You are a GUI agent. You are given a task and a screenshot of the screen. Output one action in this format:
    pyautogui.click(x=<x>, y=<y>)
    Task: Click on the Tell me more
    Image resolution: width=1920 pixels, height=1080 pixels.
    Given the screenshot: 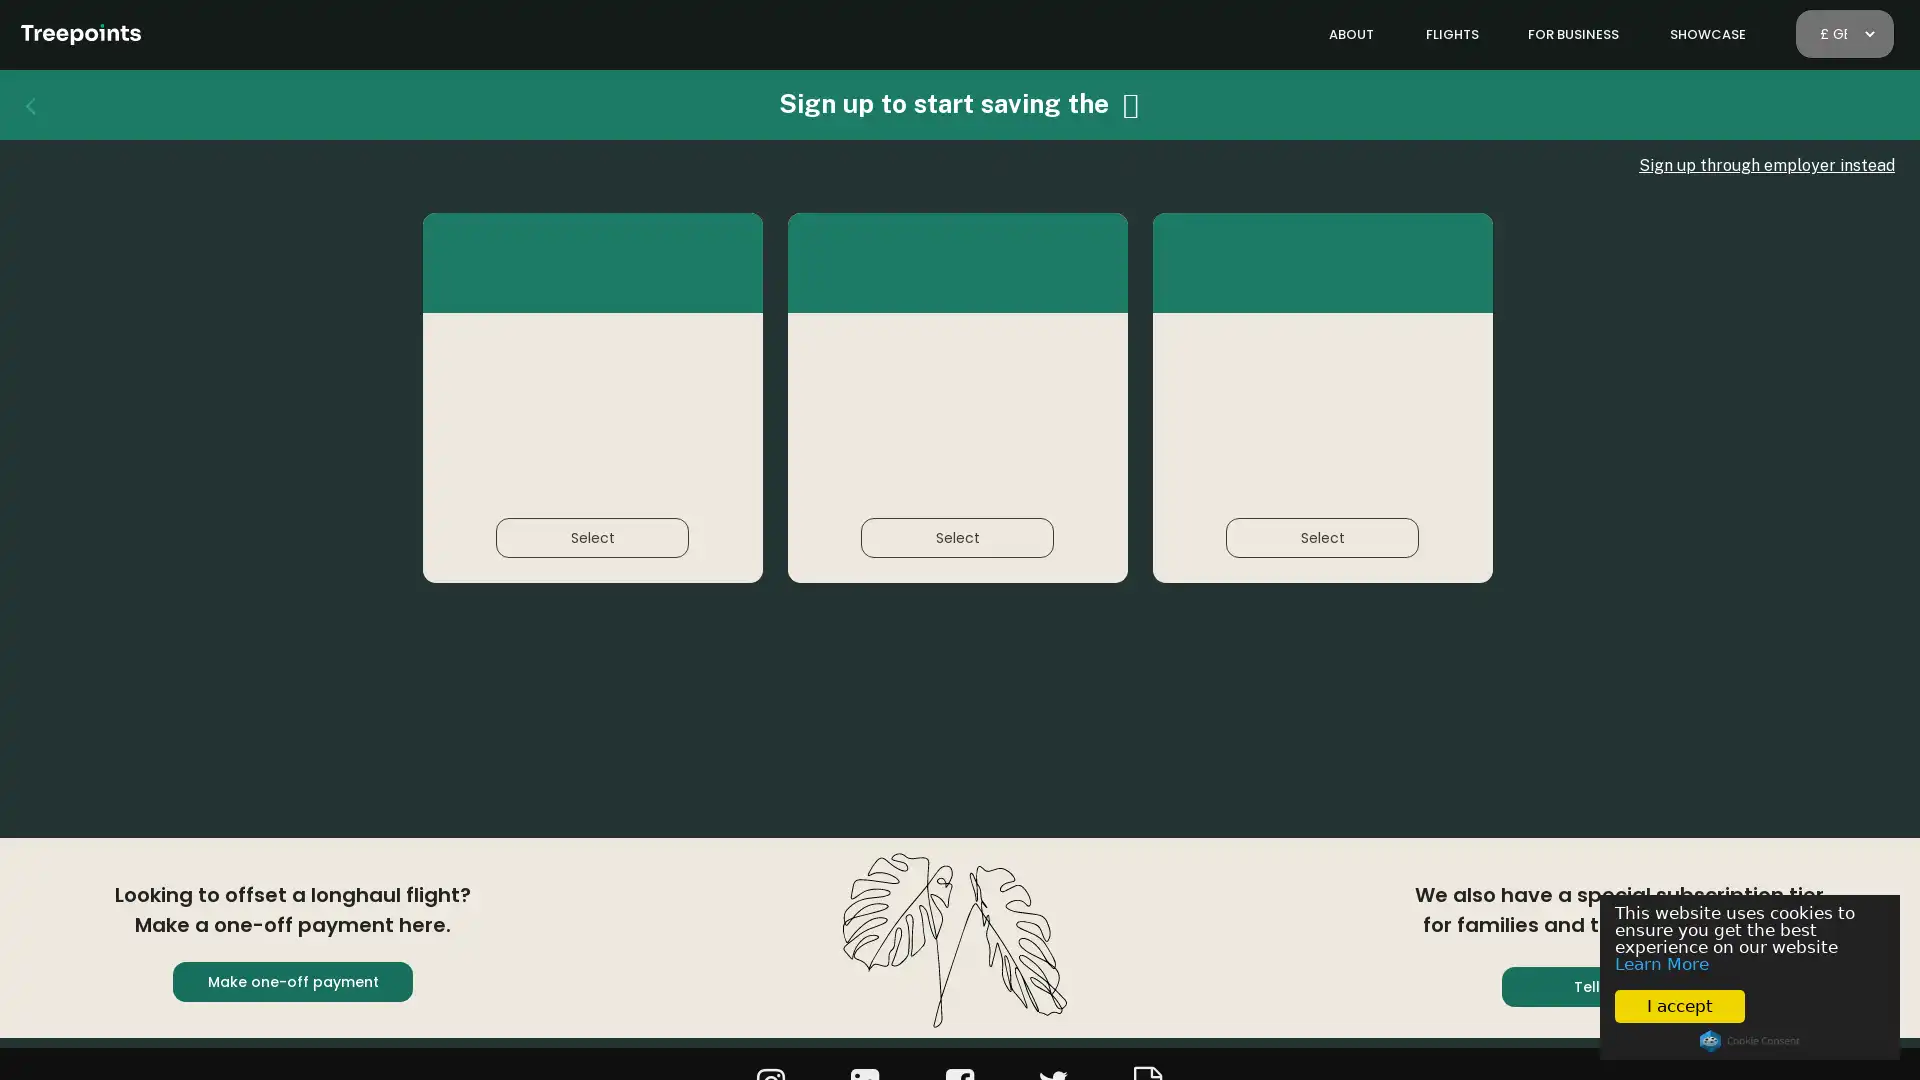 What is the action you would take?
    pyautogui.click(x=1622, y=986)
    